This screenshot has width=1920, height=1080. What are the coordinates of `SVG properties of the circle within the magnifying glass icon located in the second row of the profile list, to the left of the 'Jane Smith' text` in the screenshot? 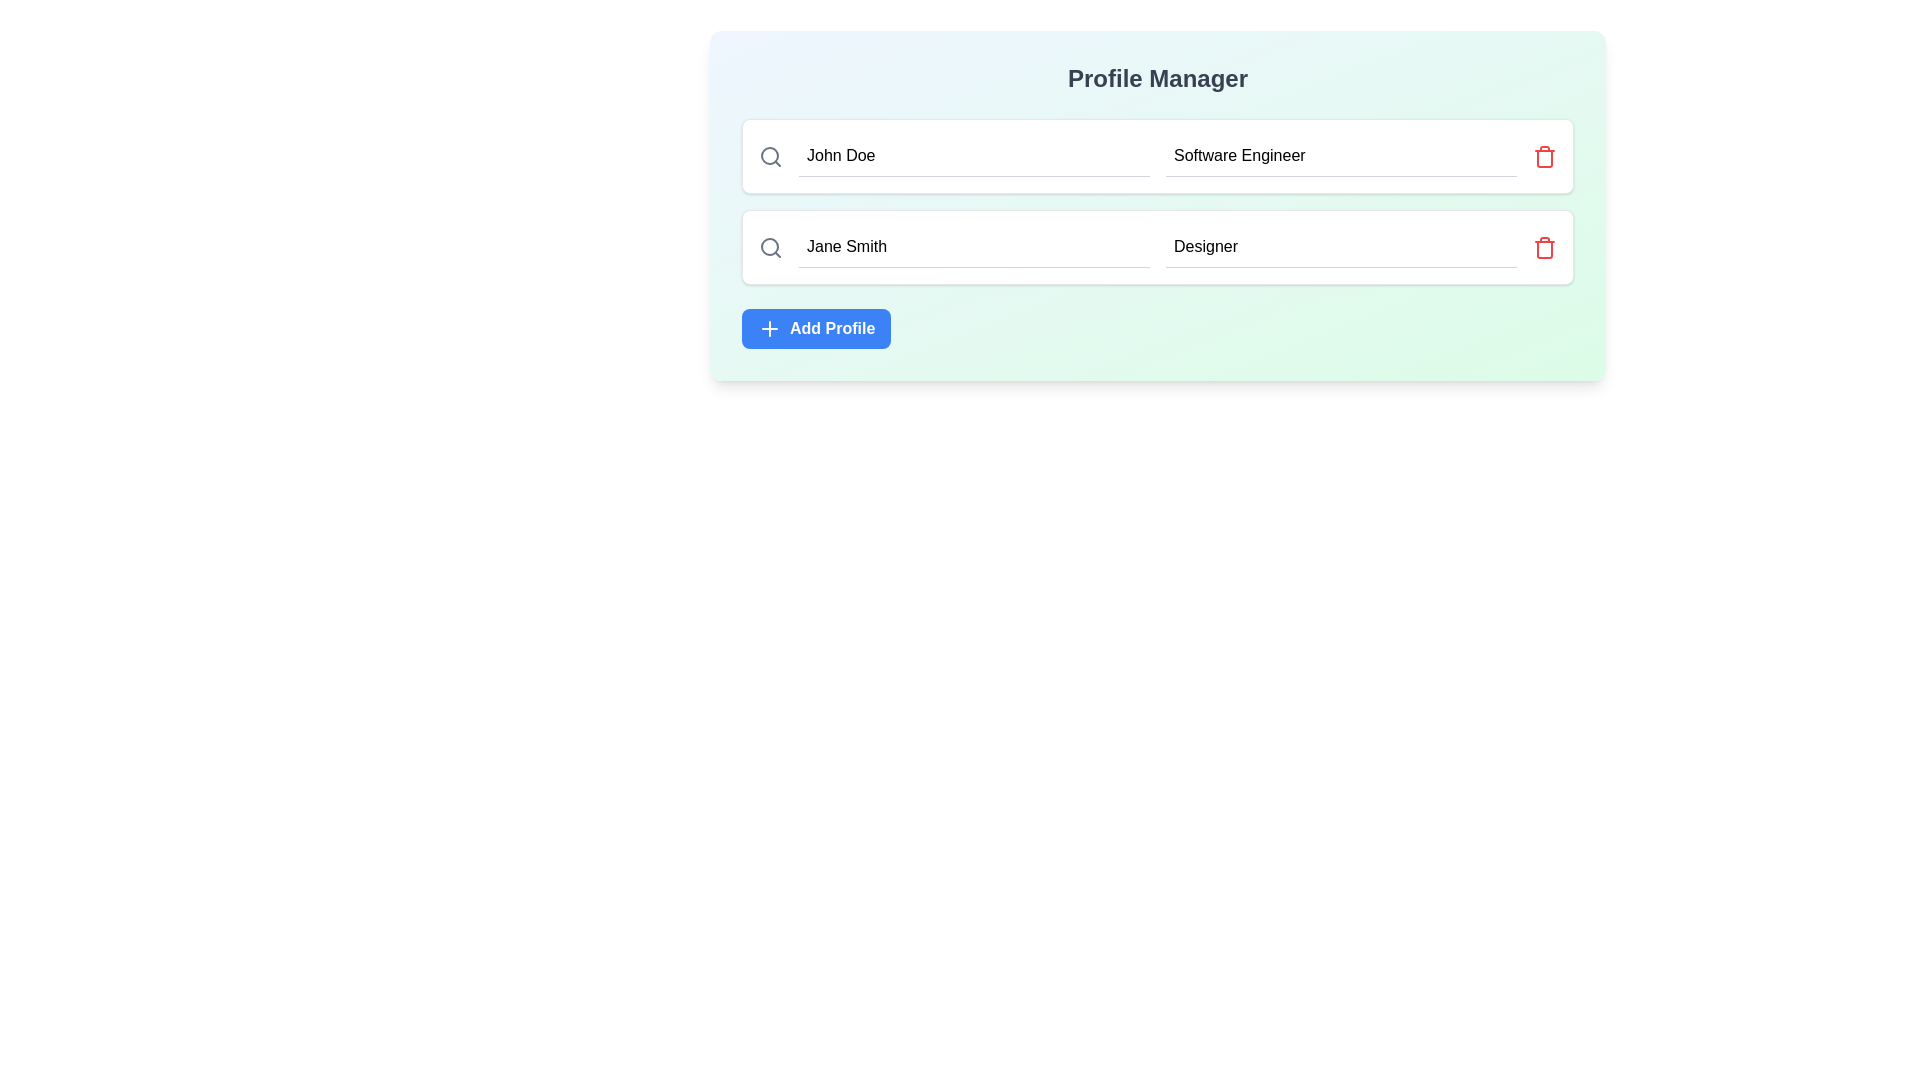 It's located at (768, 245).